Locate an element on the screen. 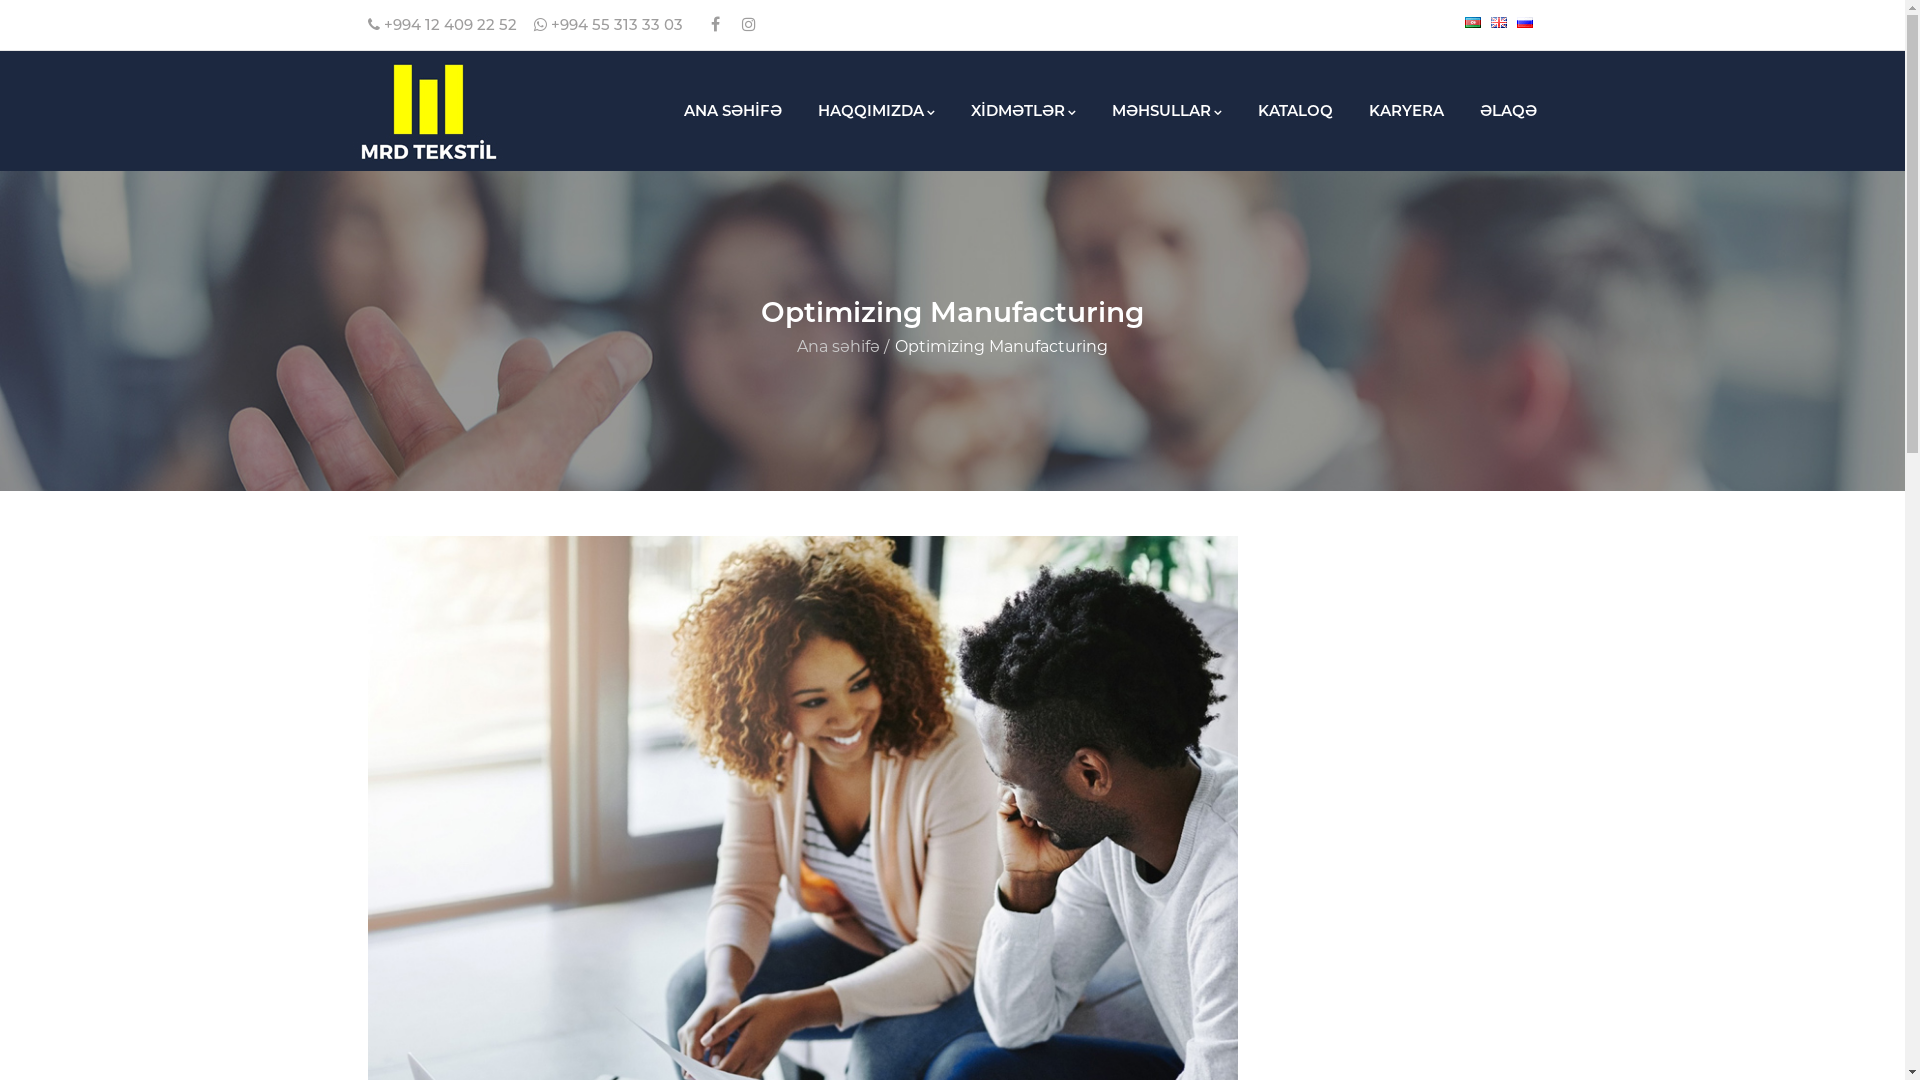 This screenshot has width=1920, height=1080. '+994 55 313 33 03' is located at coordinates (607, 24).